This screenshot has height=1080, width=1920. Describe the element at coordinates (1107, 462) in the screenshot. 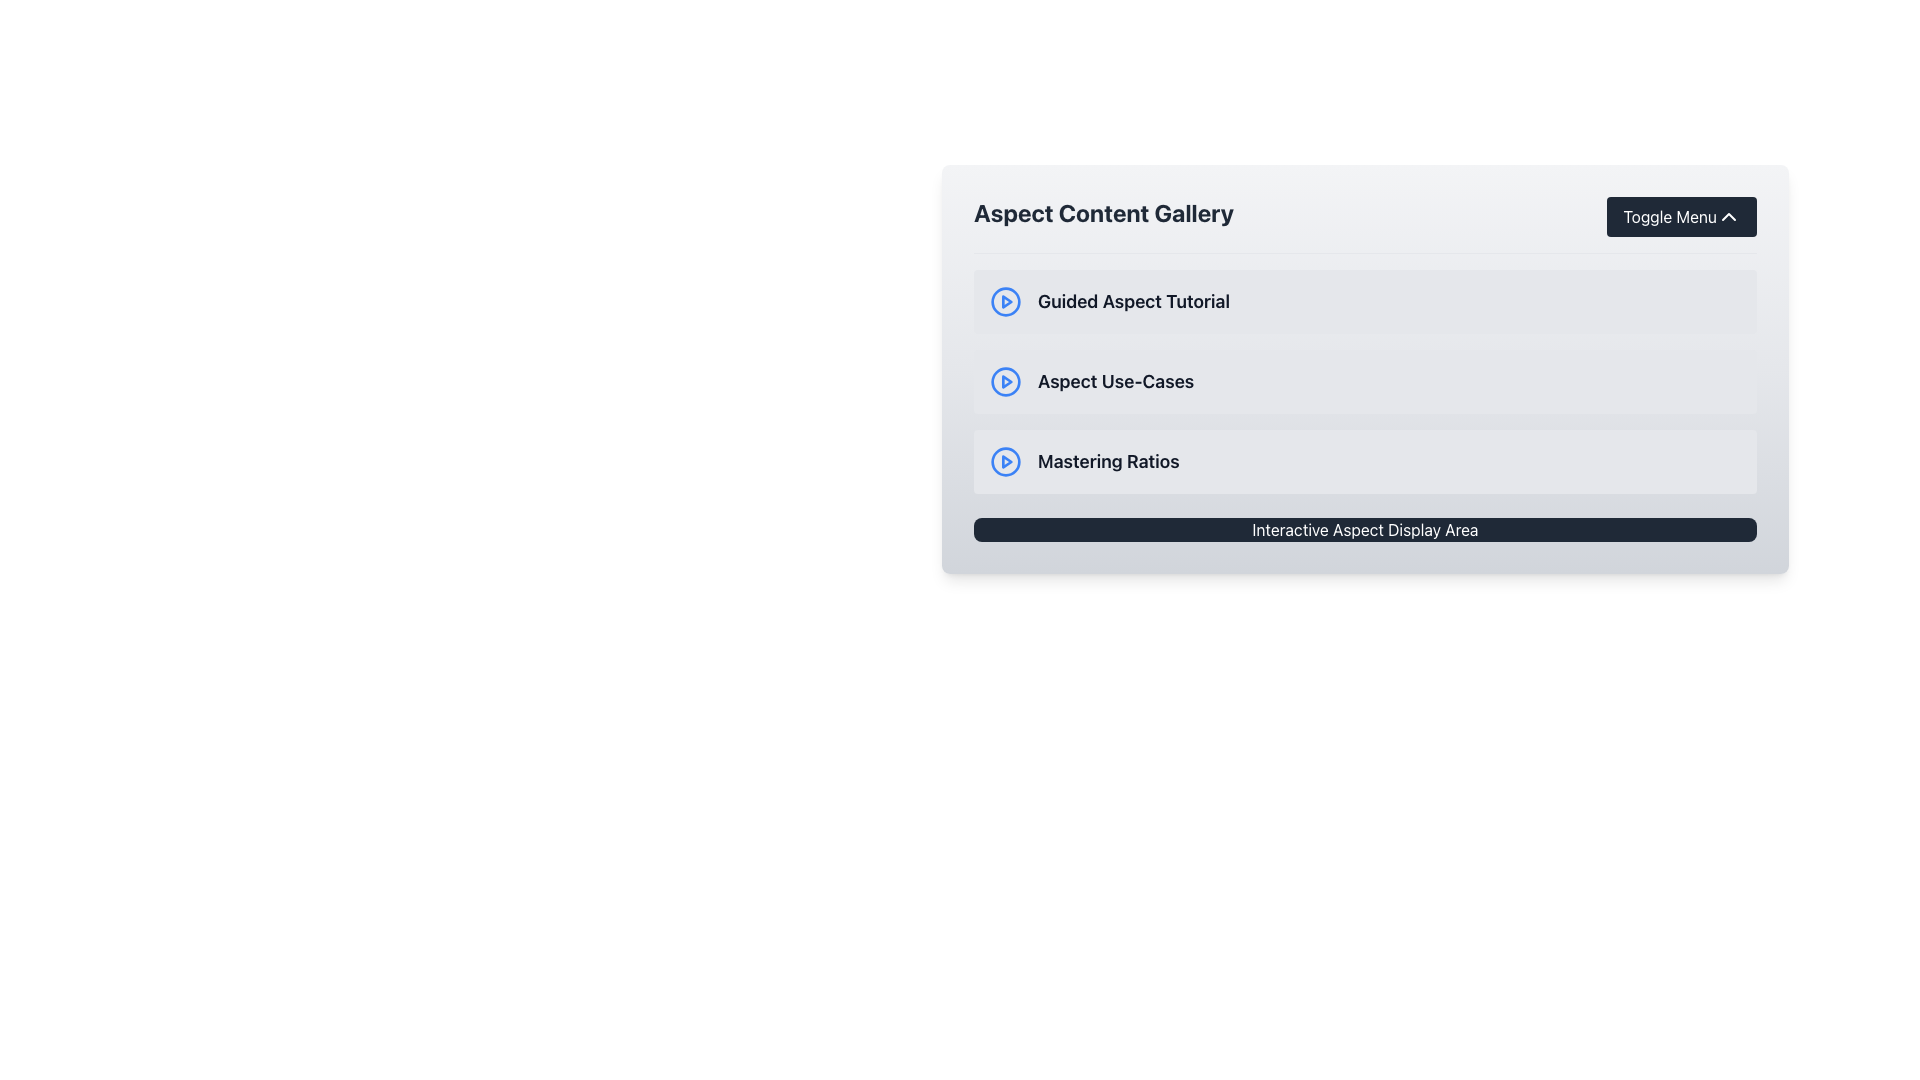

I see `text label titled 'Mastering Ratios' located in the third row of the list, which is positioned to the right of a circular play icon` at that location.